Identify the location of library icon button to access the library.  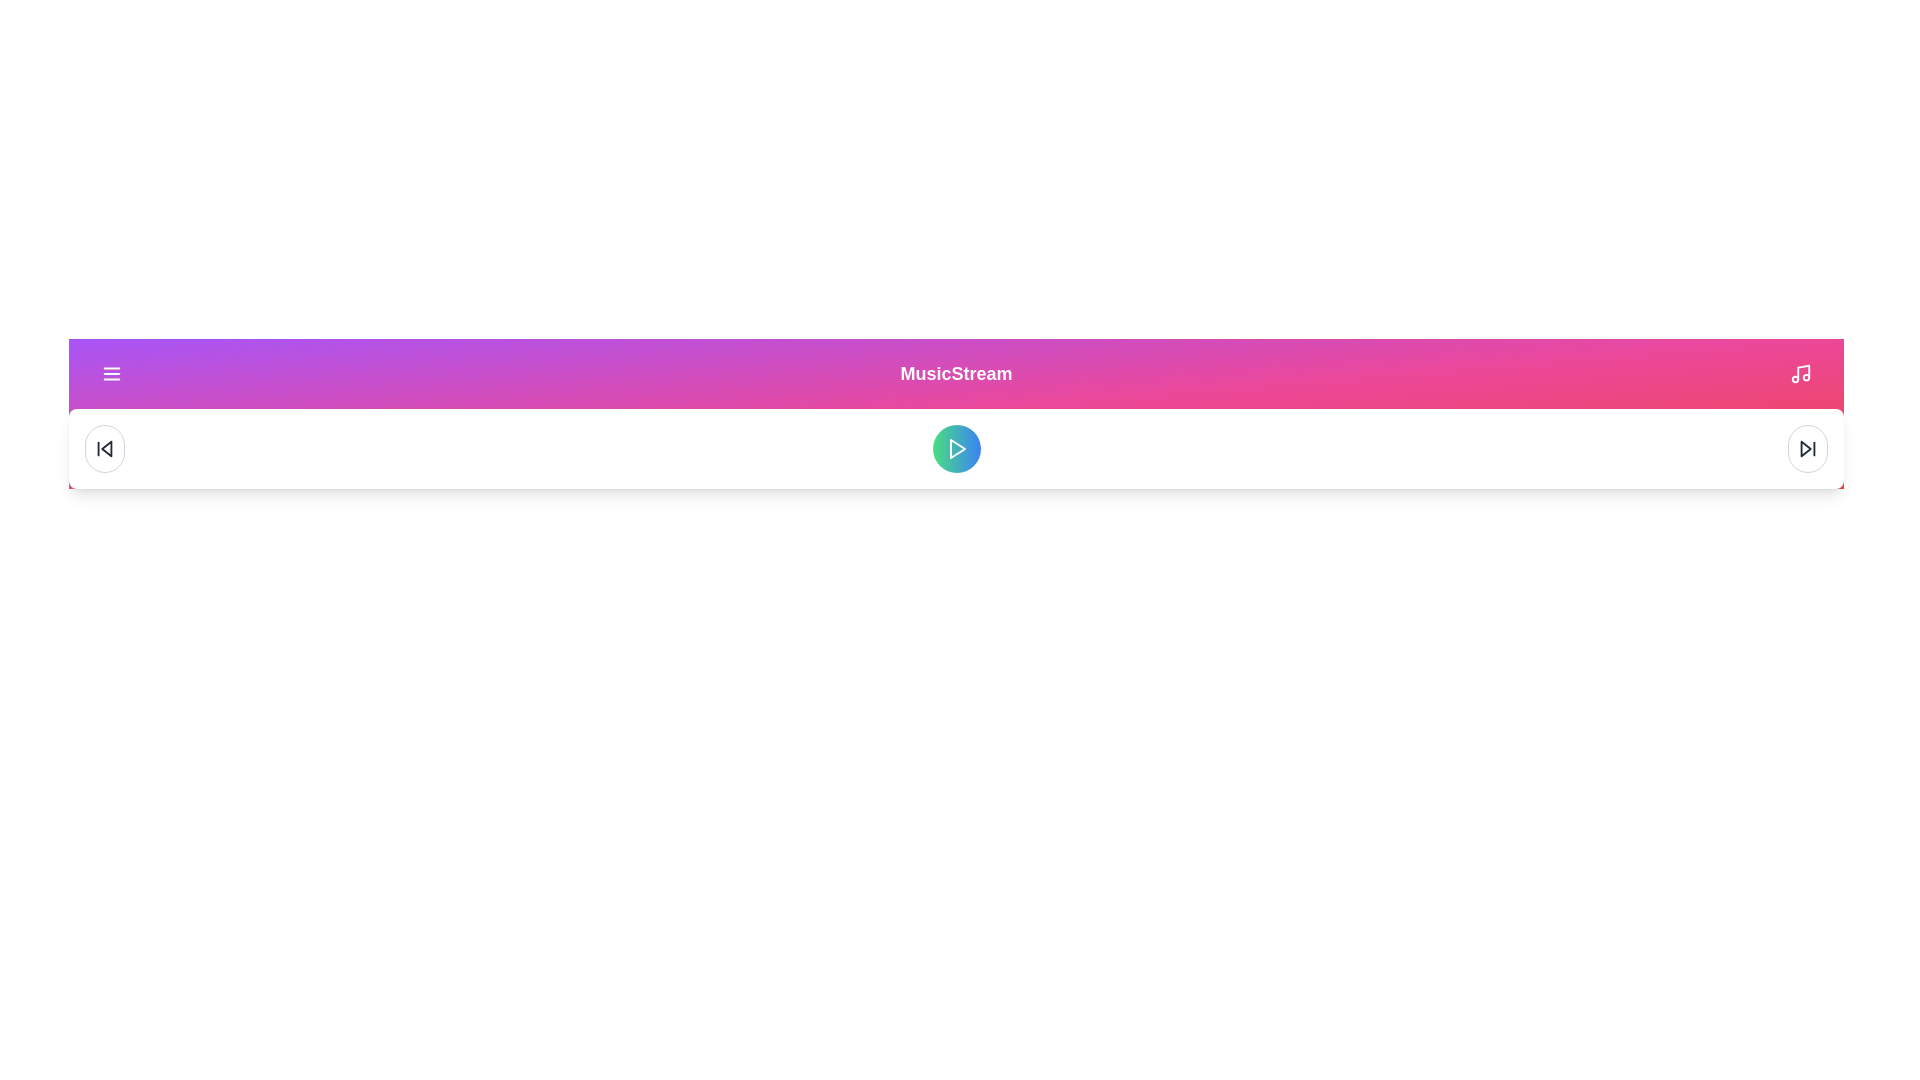
(1800, 374).